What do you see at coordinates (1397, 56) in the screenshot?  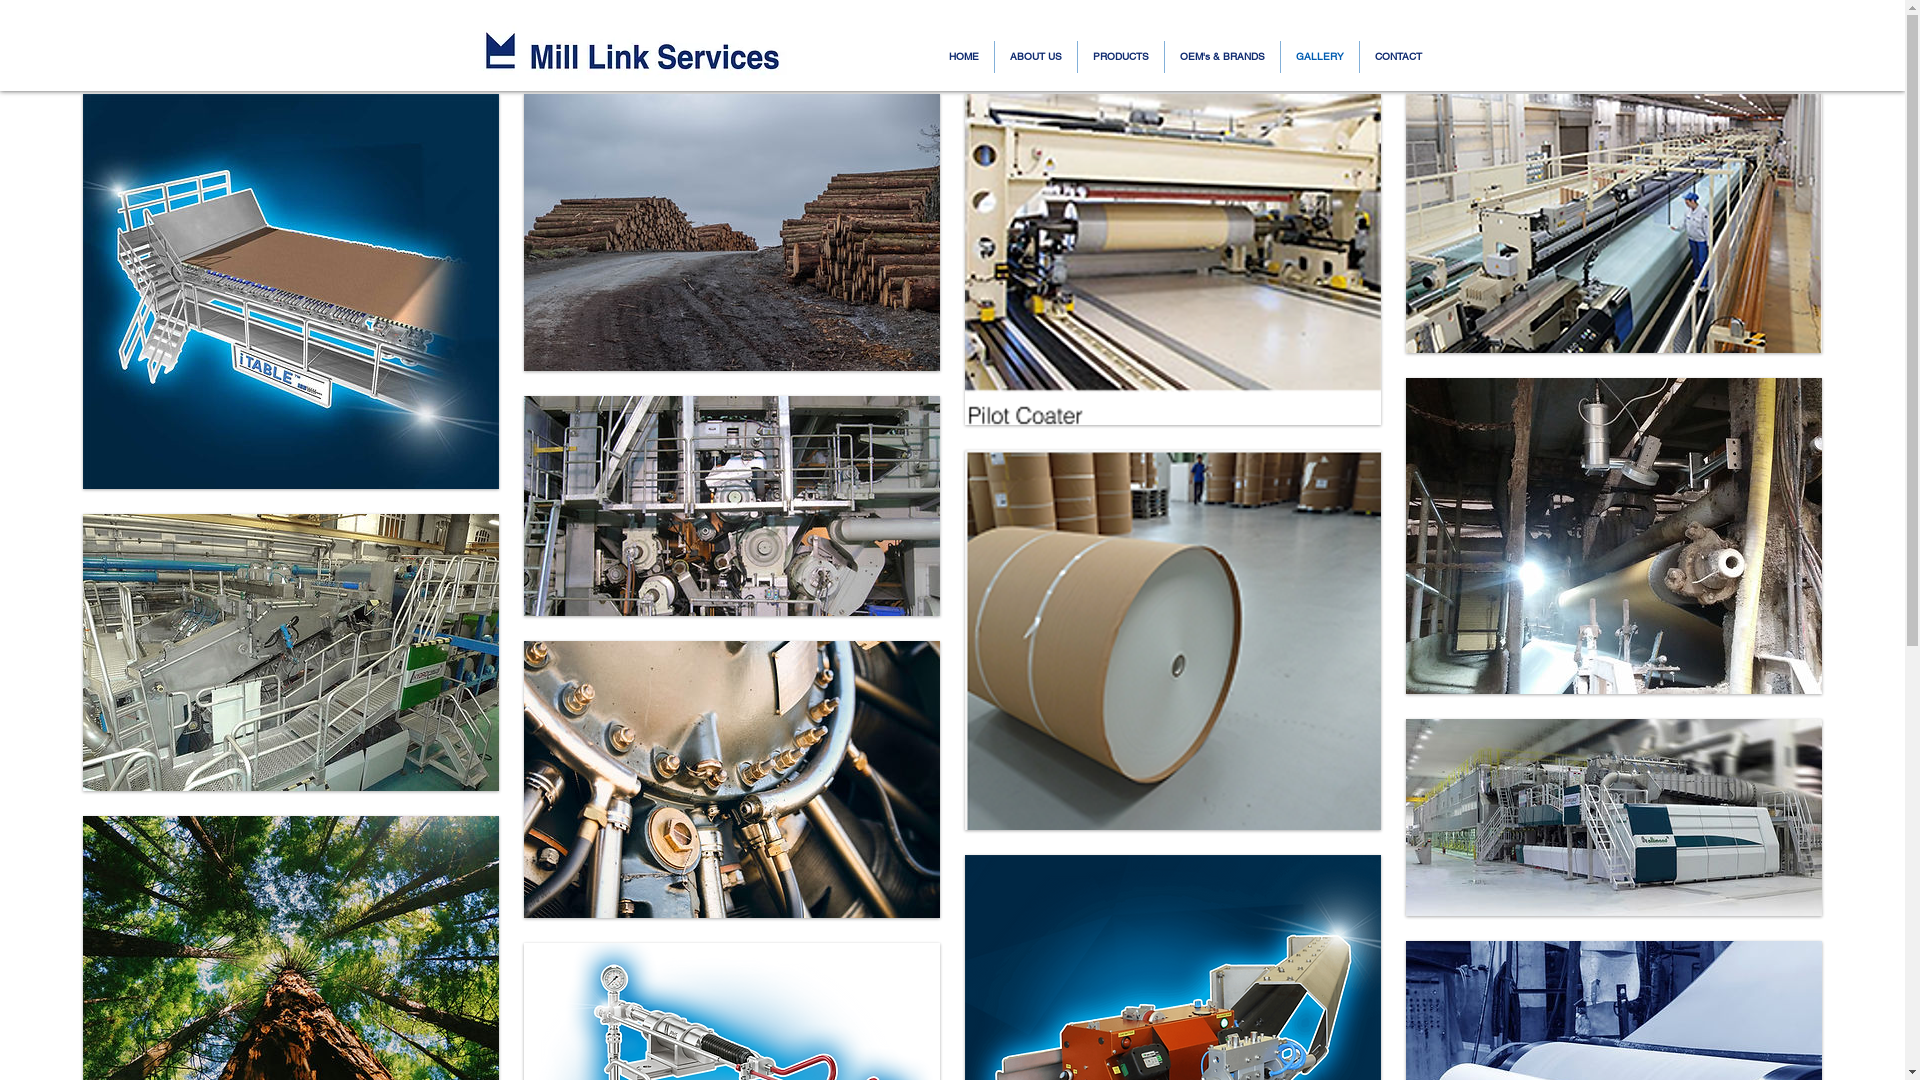 I see `'CONTACT'` at bounding box center [1397, 56].